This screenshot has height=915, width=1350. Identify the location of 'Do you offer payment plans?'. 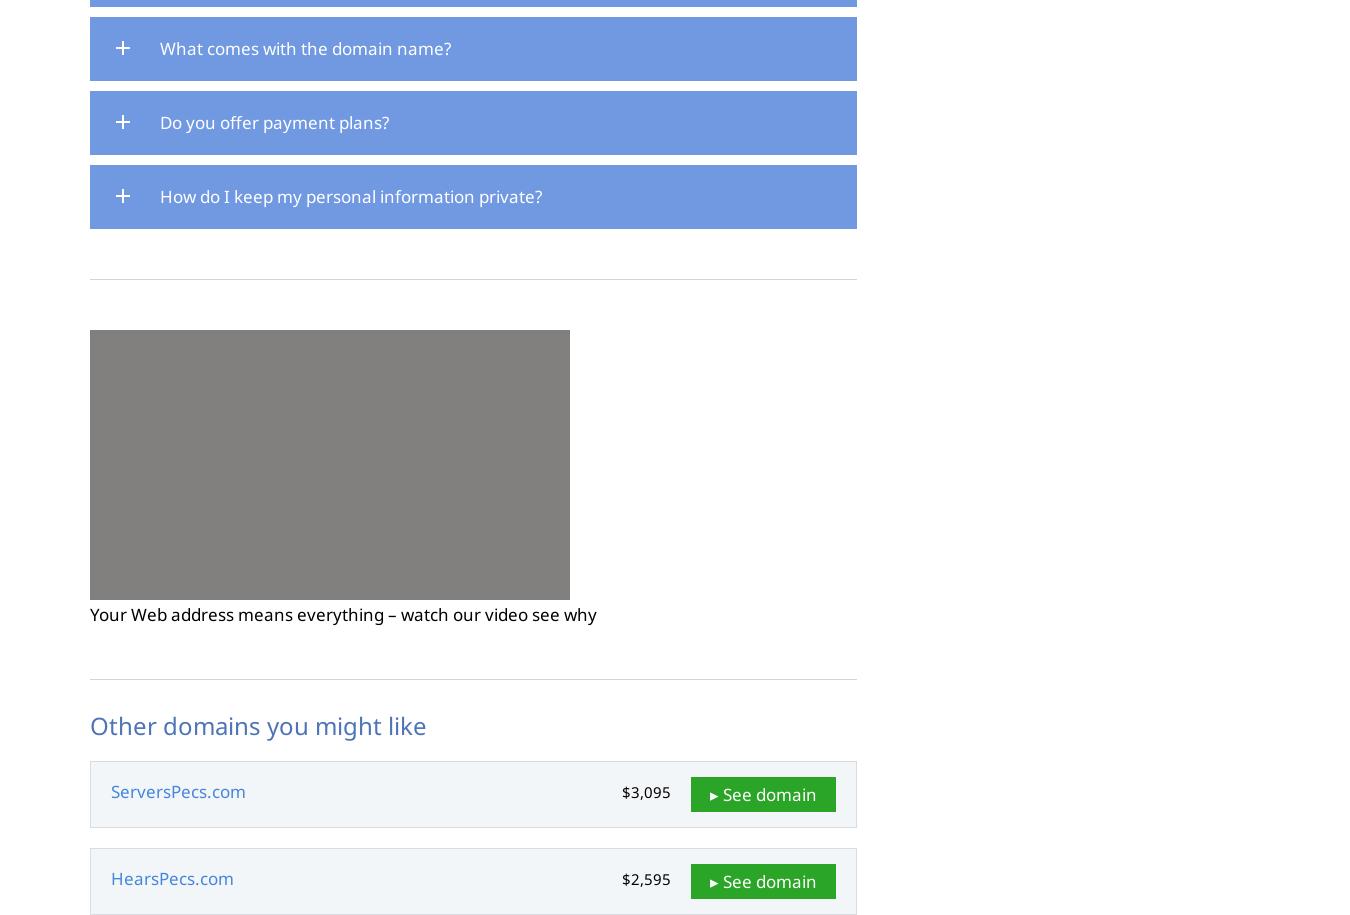
(273, 122).